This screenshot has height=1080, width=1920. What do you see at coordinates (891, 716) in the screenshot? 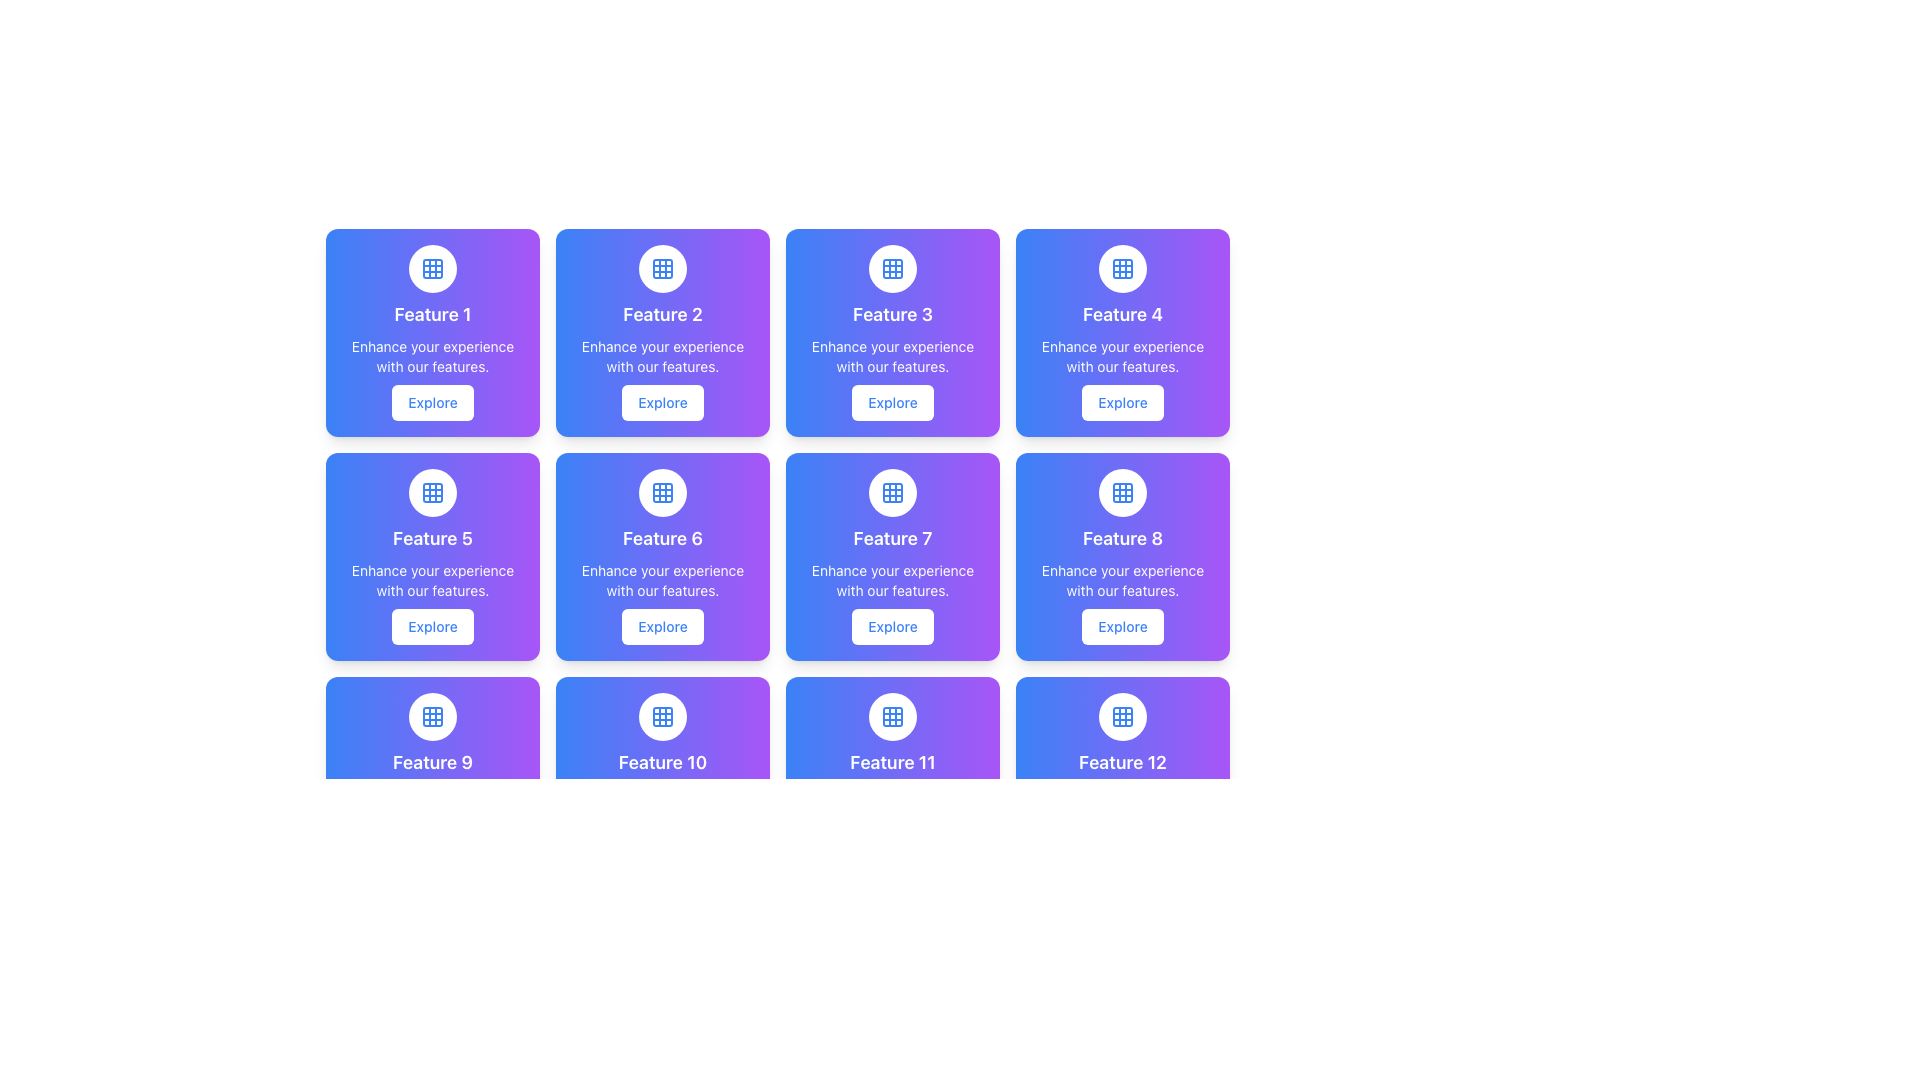
I see `the Decorative icon component, which is a rounded rectangle filled with blue, centrally positioned within the grid layout icon at the top of the 'Feature 11' card` at bounding box center [891, 716].